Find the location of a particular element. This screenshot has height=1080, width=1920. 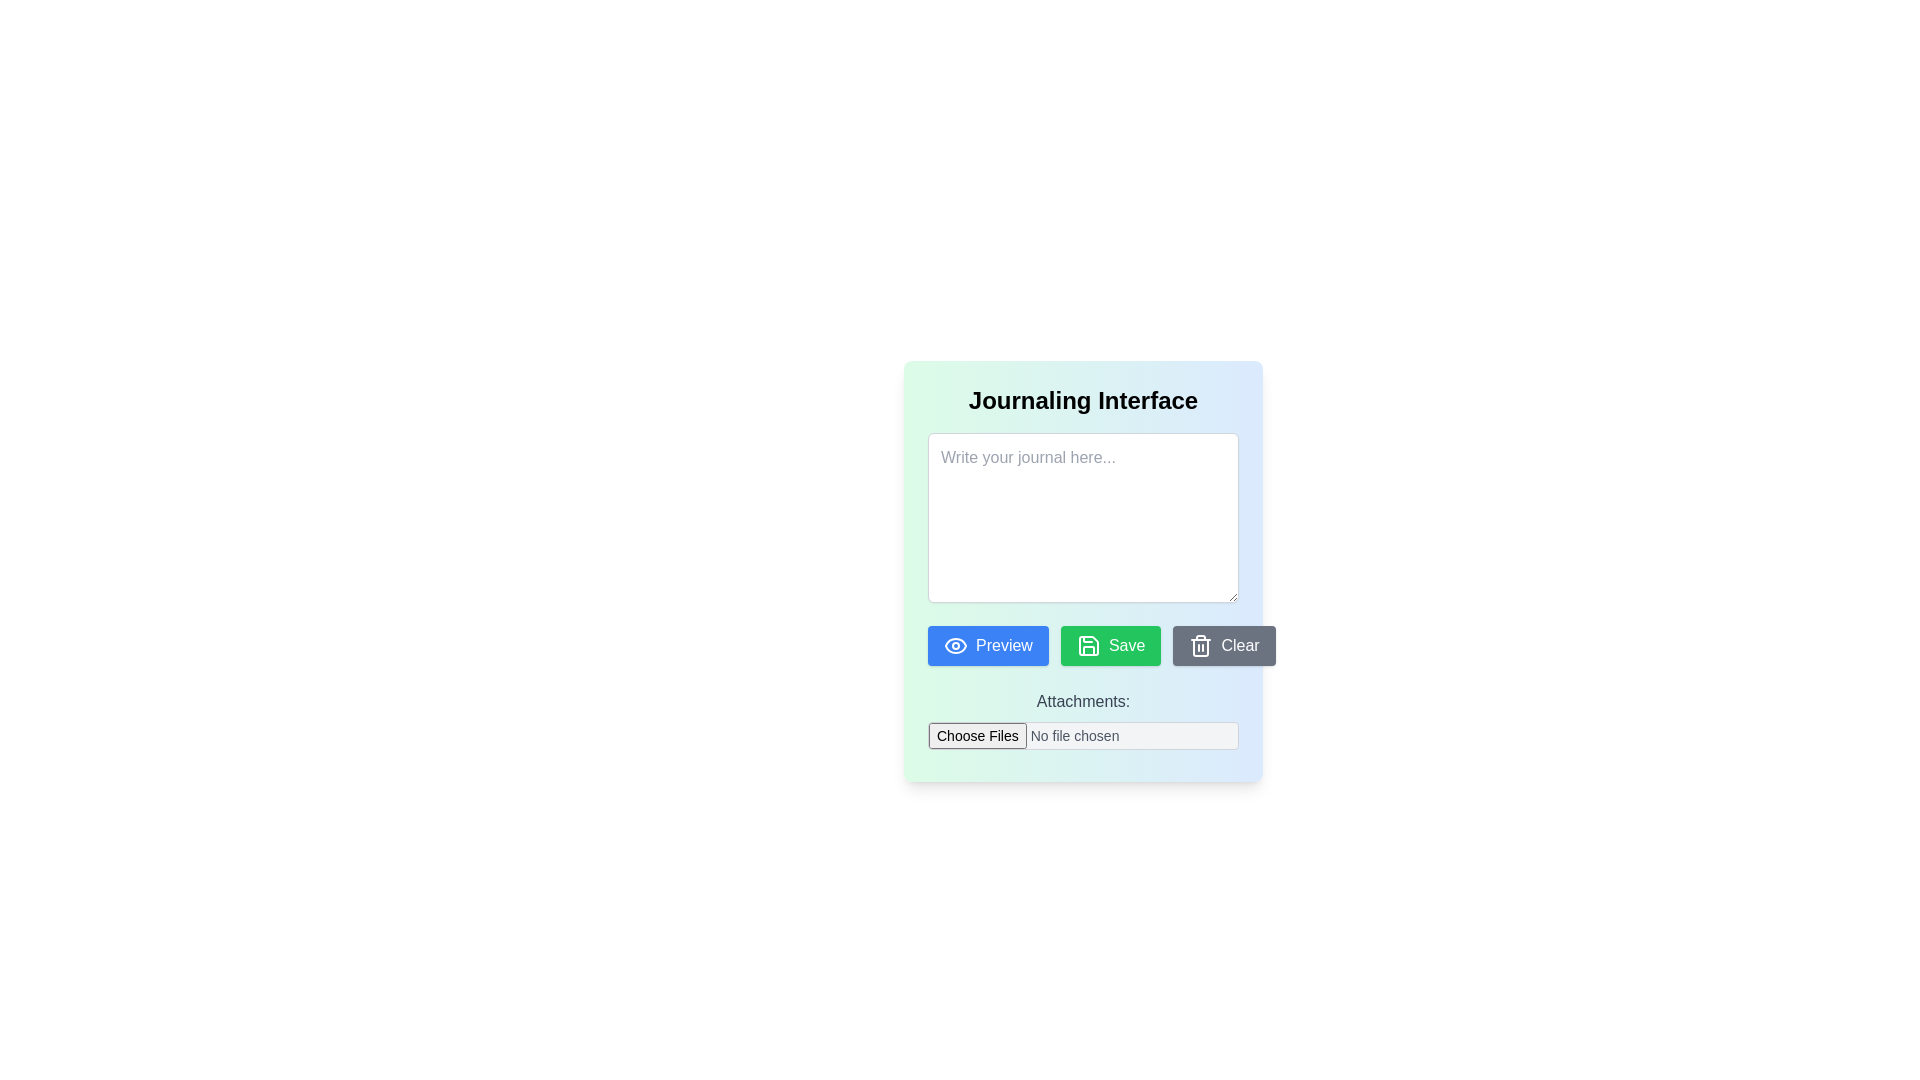

the green 'Save' button with white text and a disk icon, located between the 'Preview' and 'Clear' buttons below the text input area is located at coordinates (1082, 645).